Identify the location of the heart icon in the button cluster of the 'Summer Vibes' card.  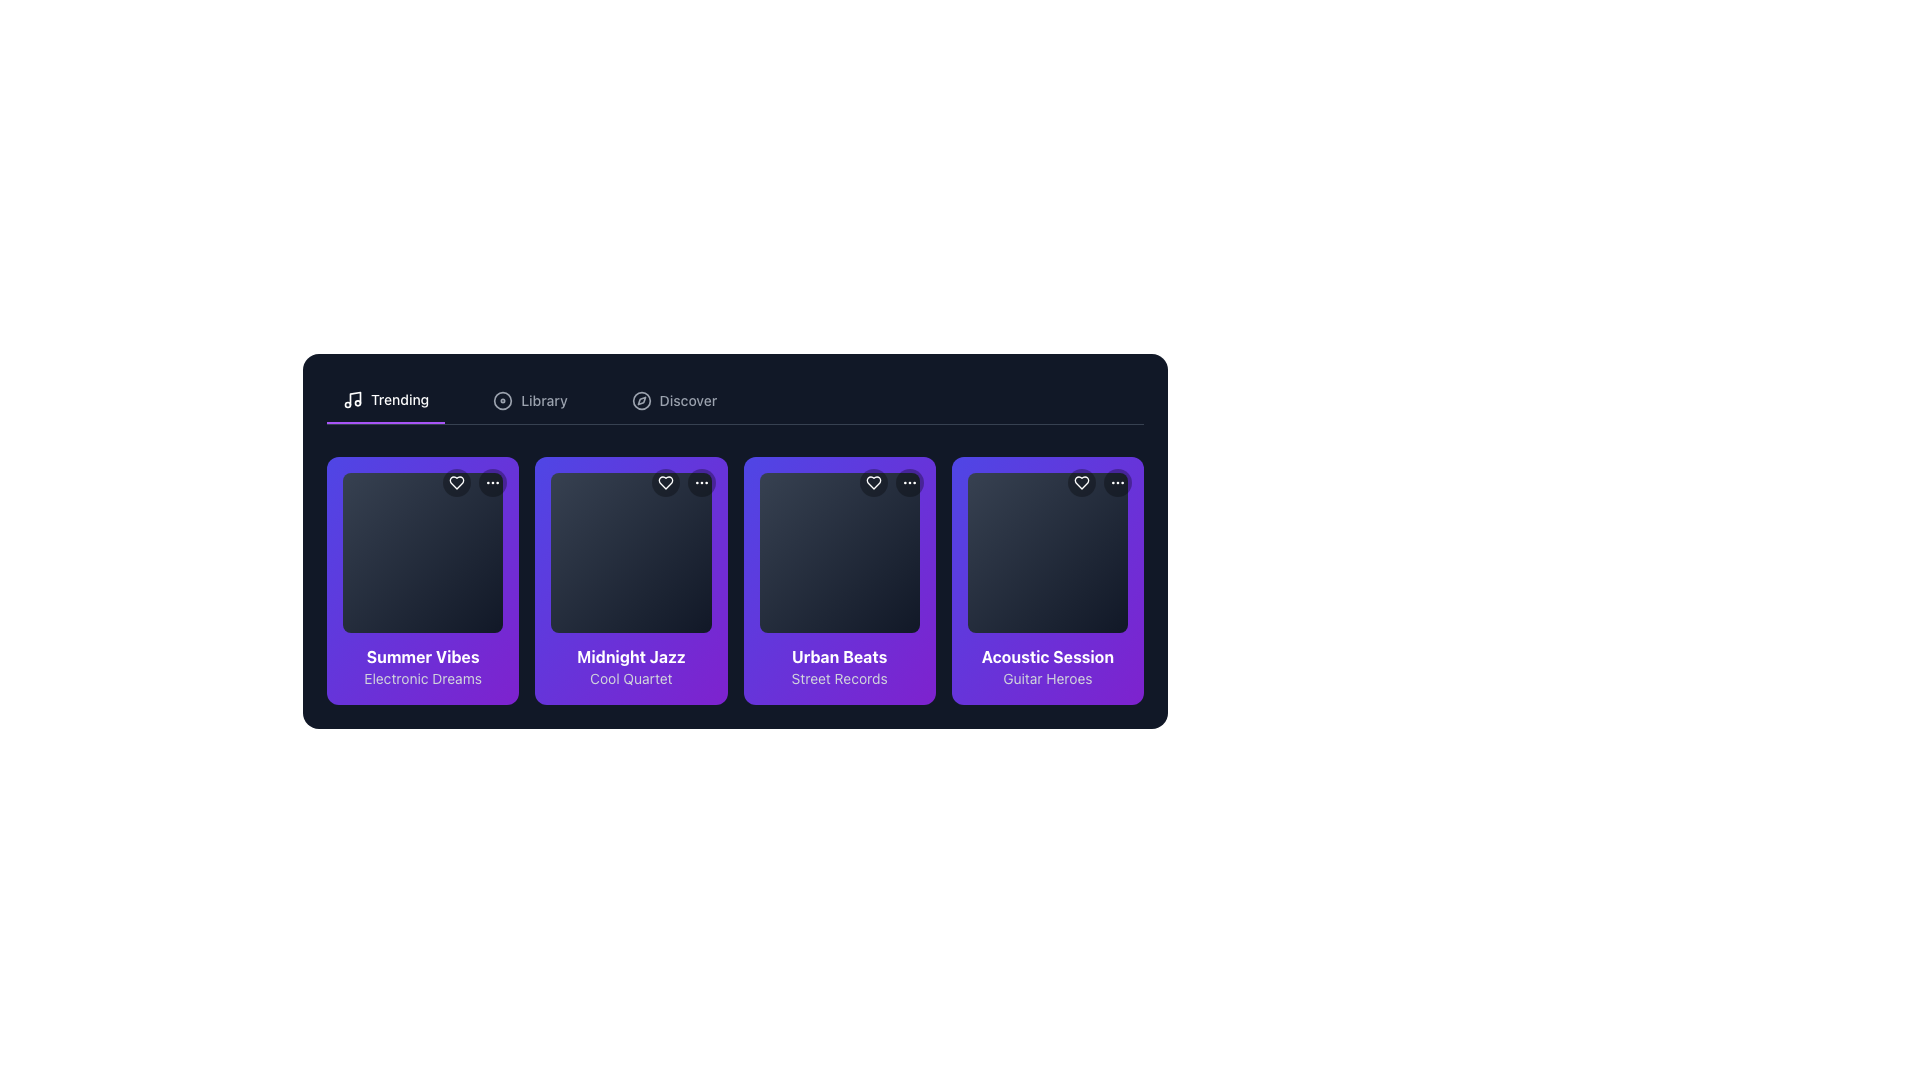
(474, 482).